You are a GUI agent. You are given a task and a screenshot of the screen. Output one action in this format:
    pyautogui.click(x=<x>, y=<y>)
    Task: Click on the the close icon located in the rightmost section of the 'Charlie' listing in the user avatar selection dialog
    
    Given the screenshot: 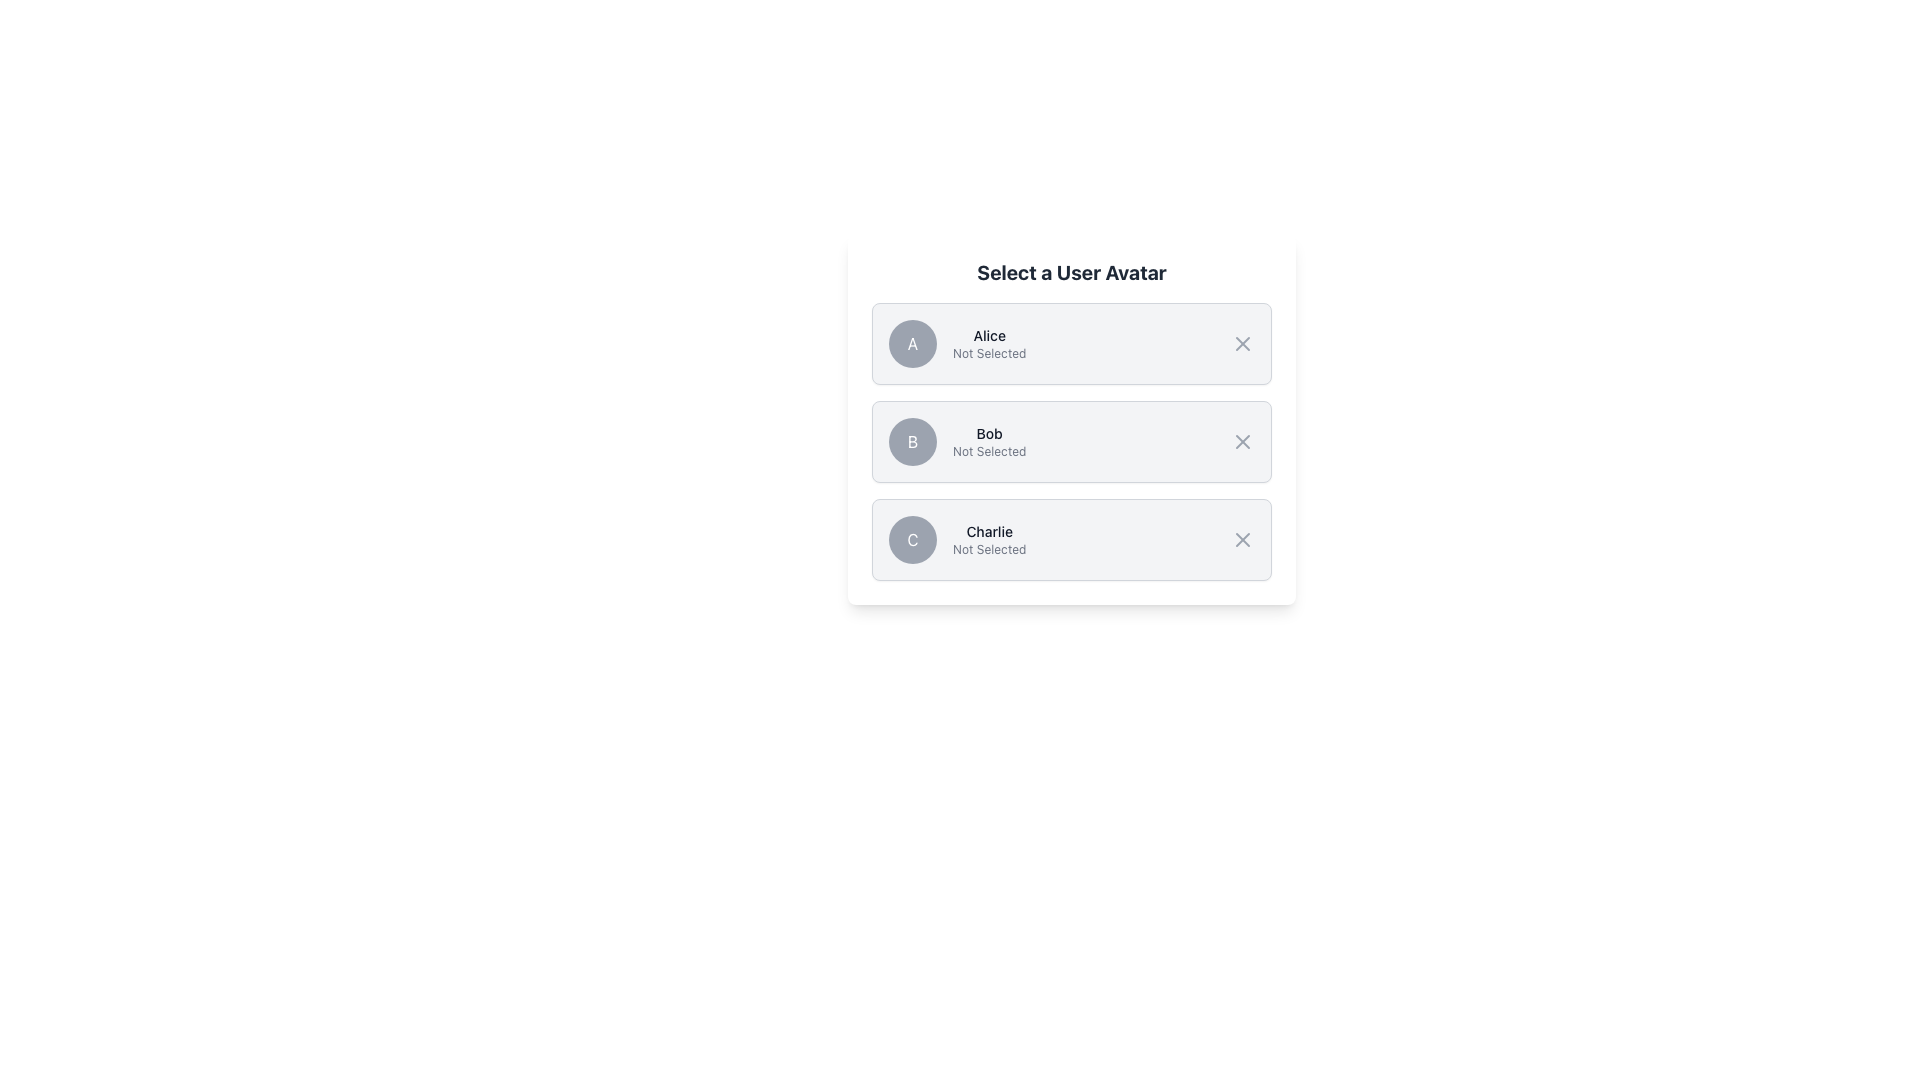 What is the action you would take?
    pyautogui.click(x=1242, y=540)
    